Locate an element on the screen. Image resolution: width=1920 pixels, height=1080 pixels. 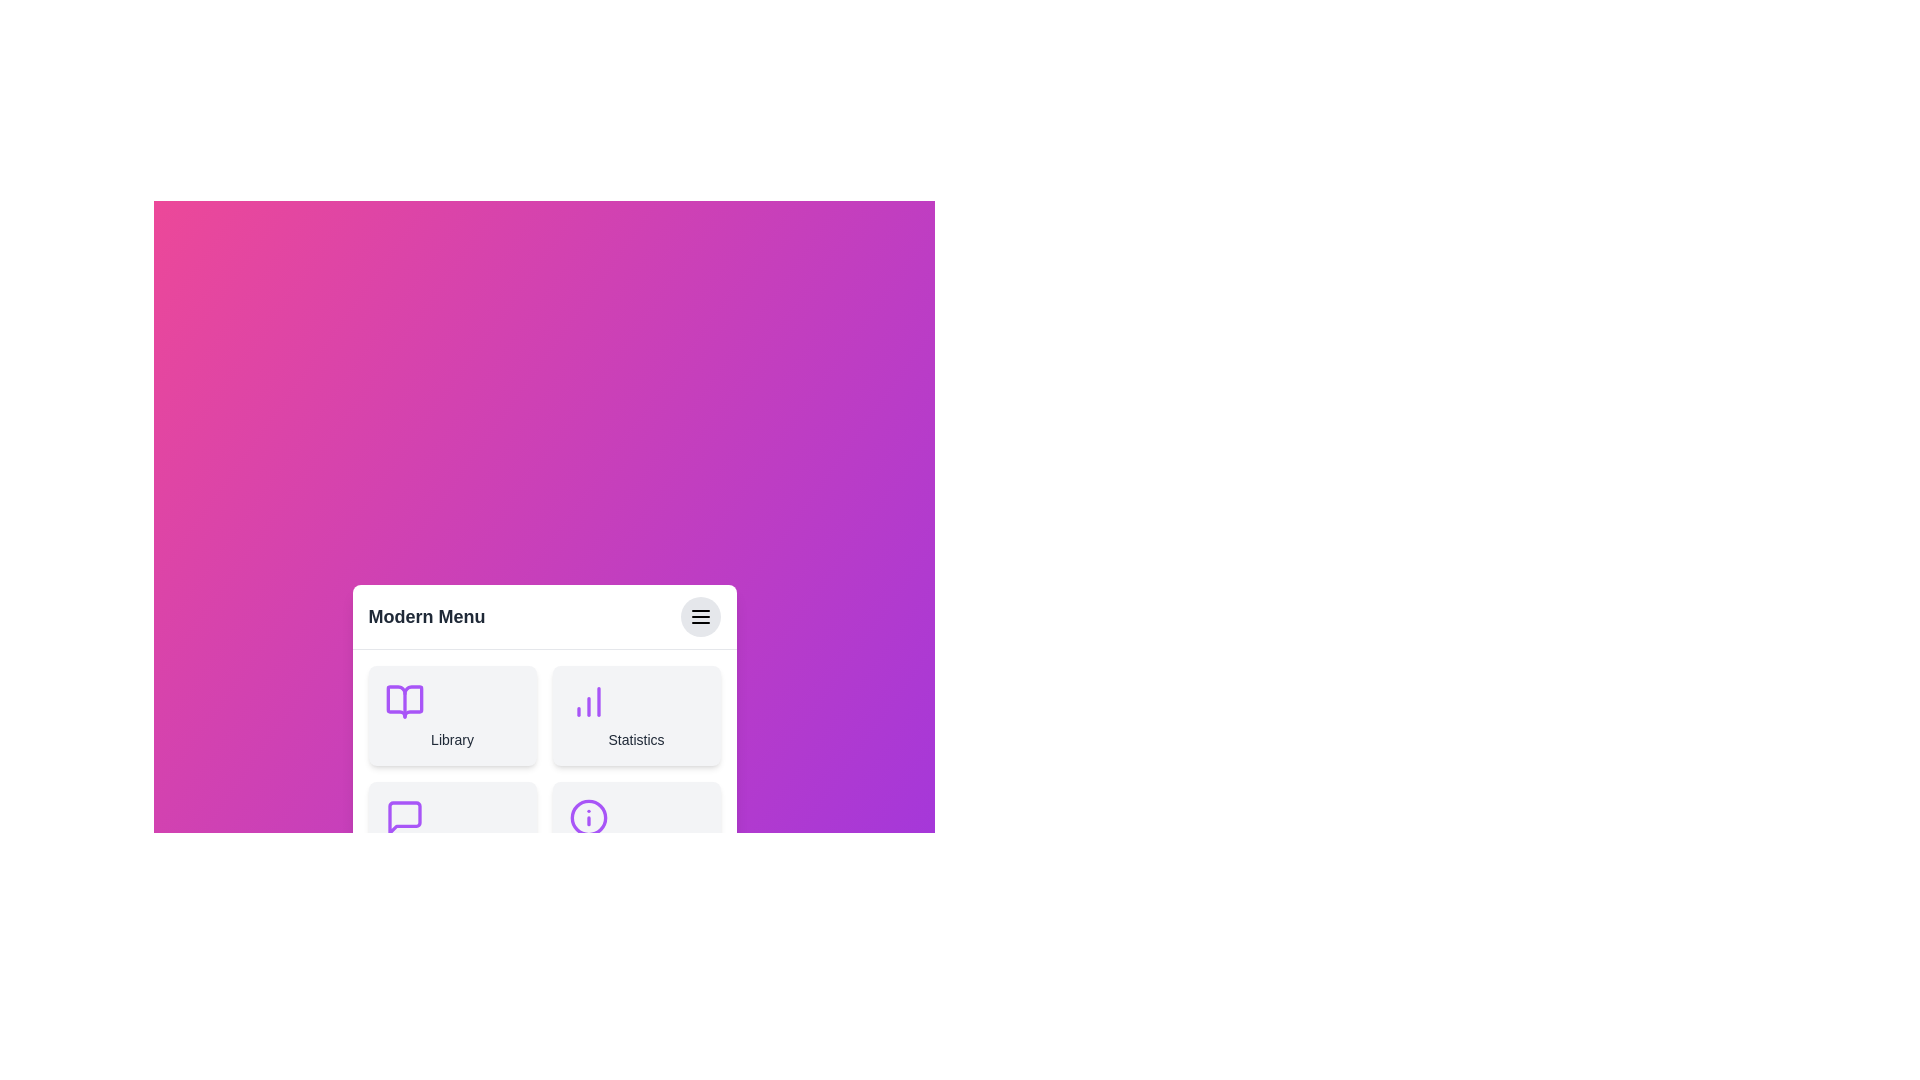
the menu item Library to observe its hover effect is located at coordinates (451, 714).